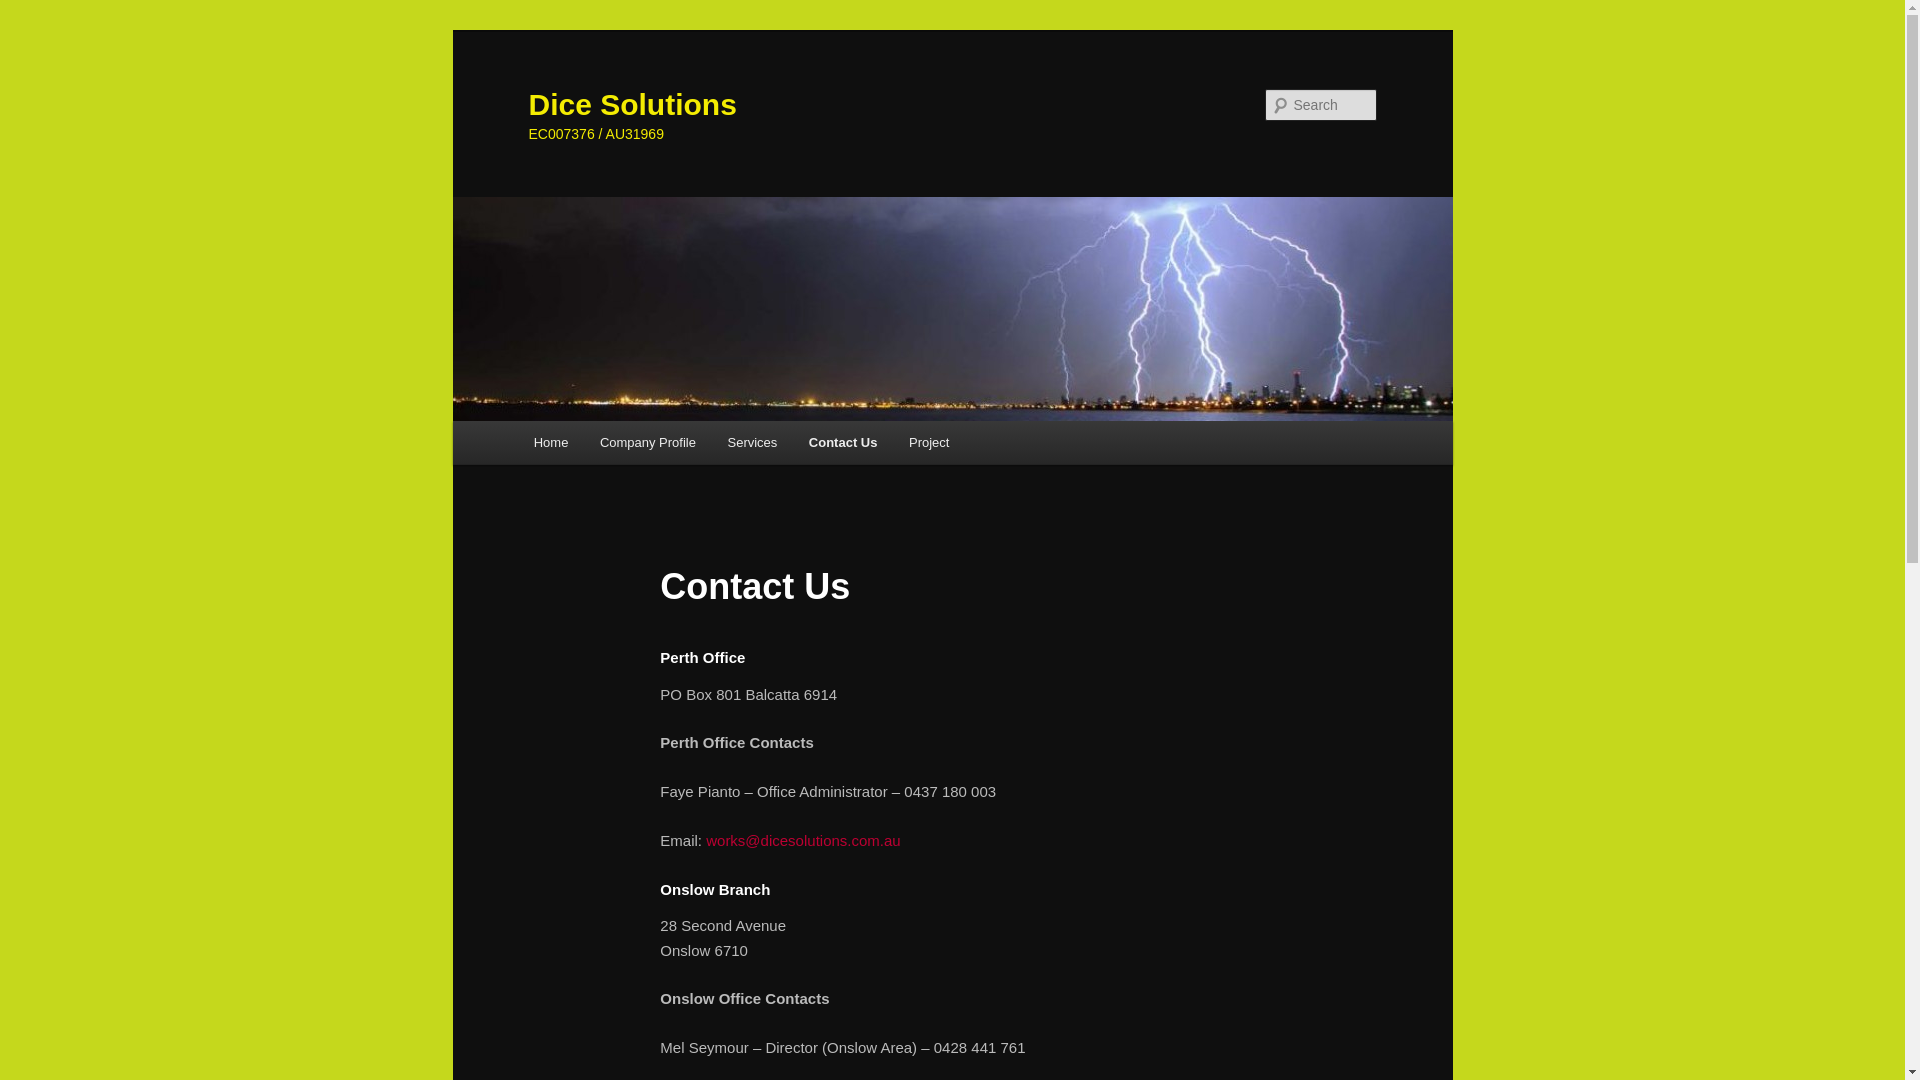 The image size is (1920, 1080). What do you see at coordinates (751, 441) in the screenshot?
I see `'Services'` at bounding box center [751, 441].